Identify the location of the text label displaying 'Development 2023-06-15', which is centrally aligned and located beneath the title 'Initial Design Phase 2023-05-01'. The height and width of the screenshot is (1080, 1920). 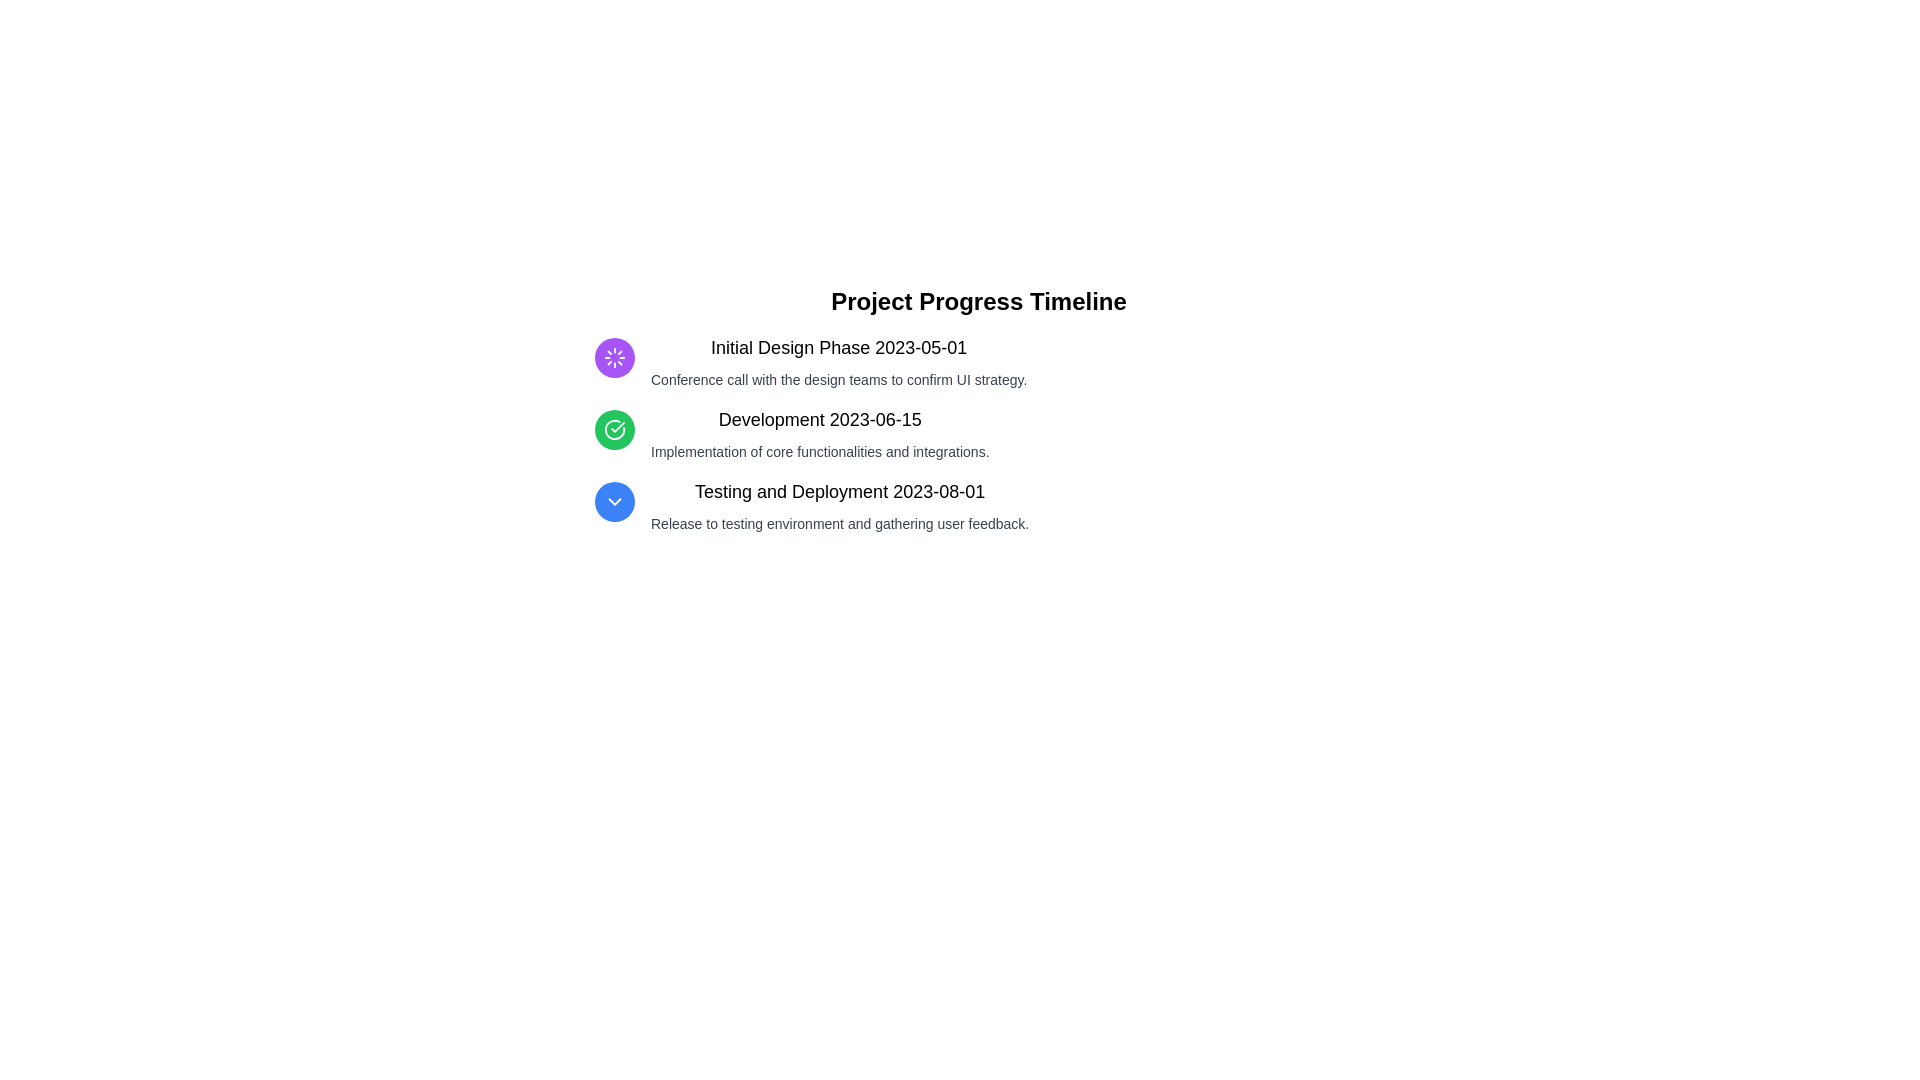
(820, 419).